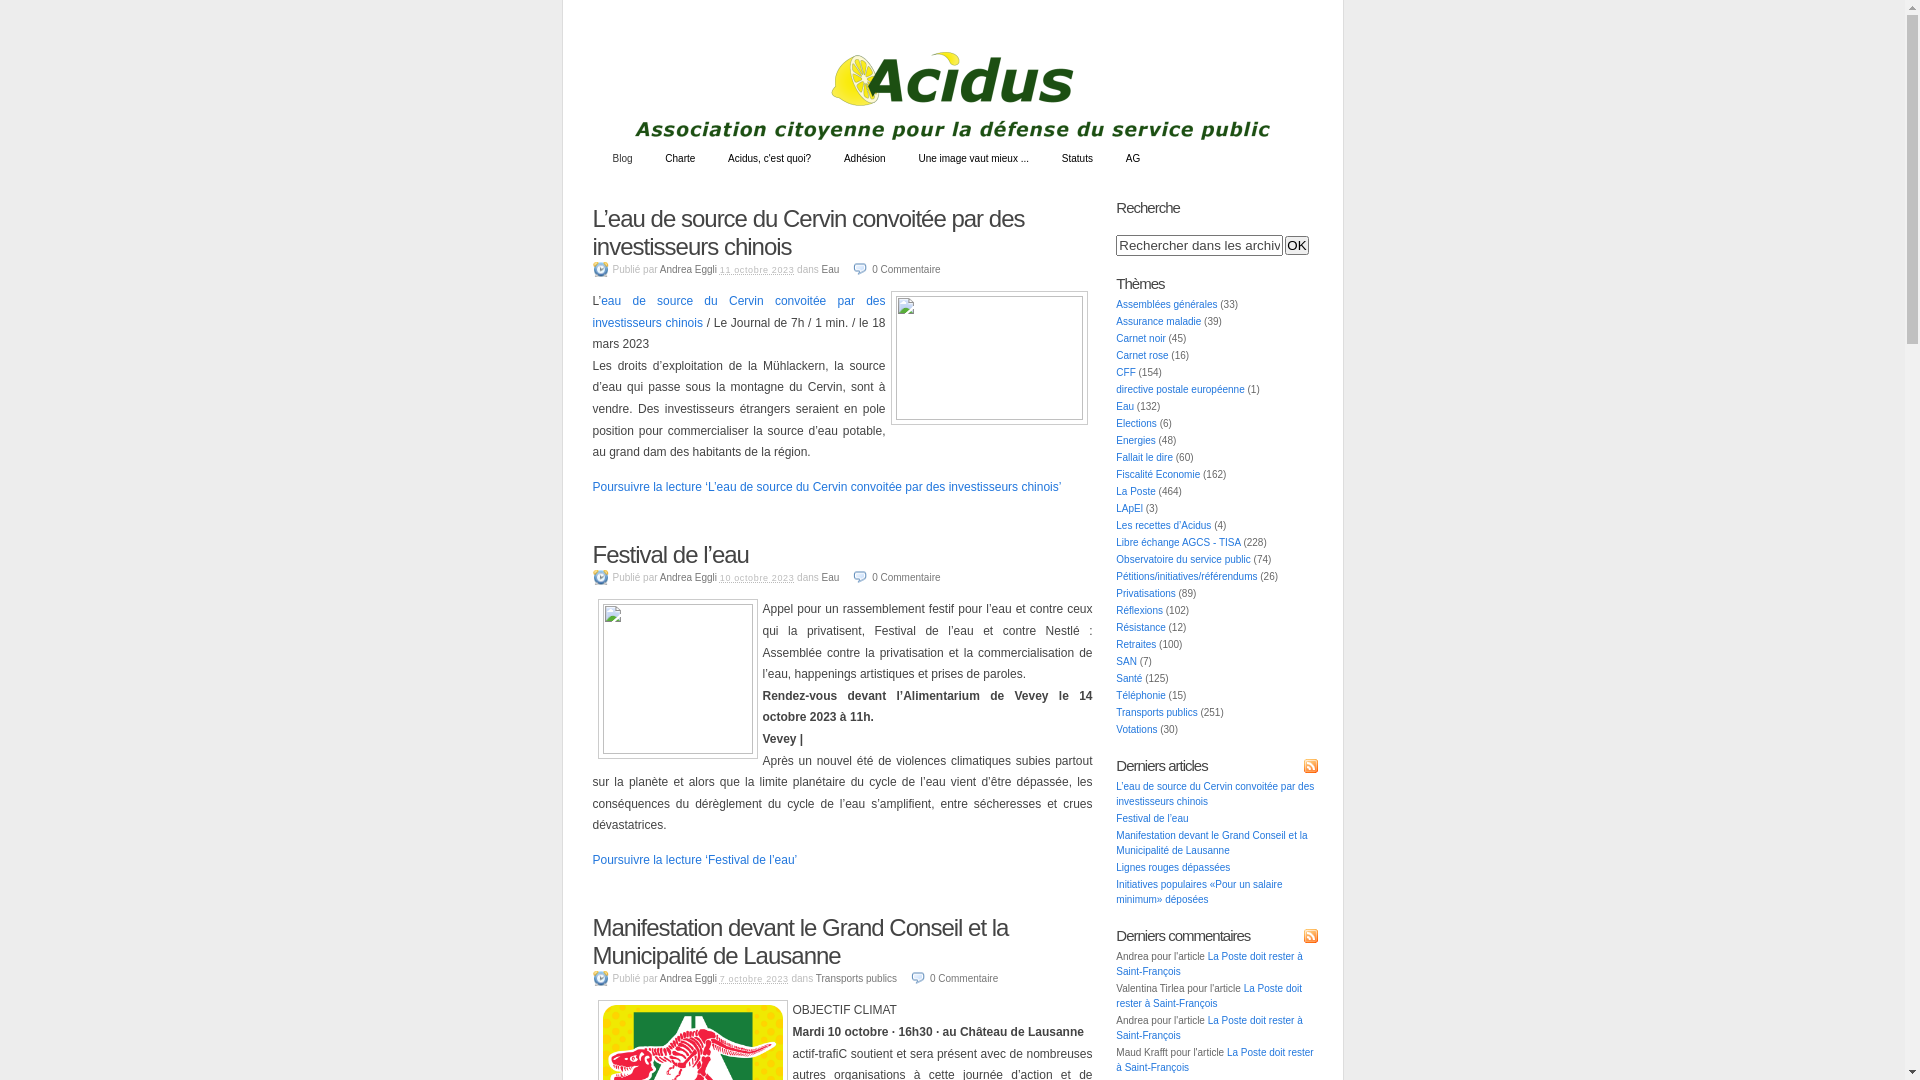 The height and width of the screenshot is (1080, 1920). Describe the element at coordinates (1296, 244) in the screenshot. I see `'OK'` at that location.